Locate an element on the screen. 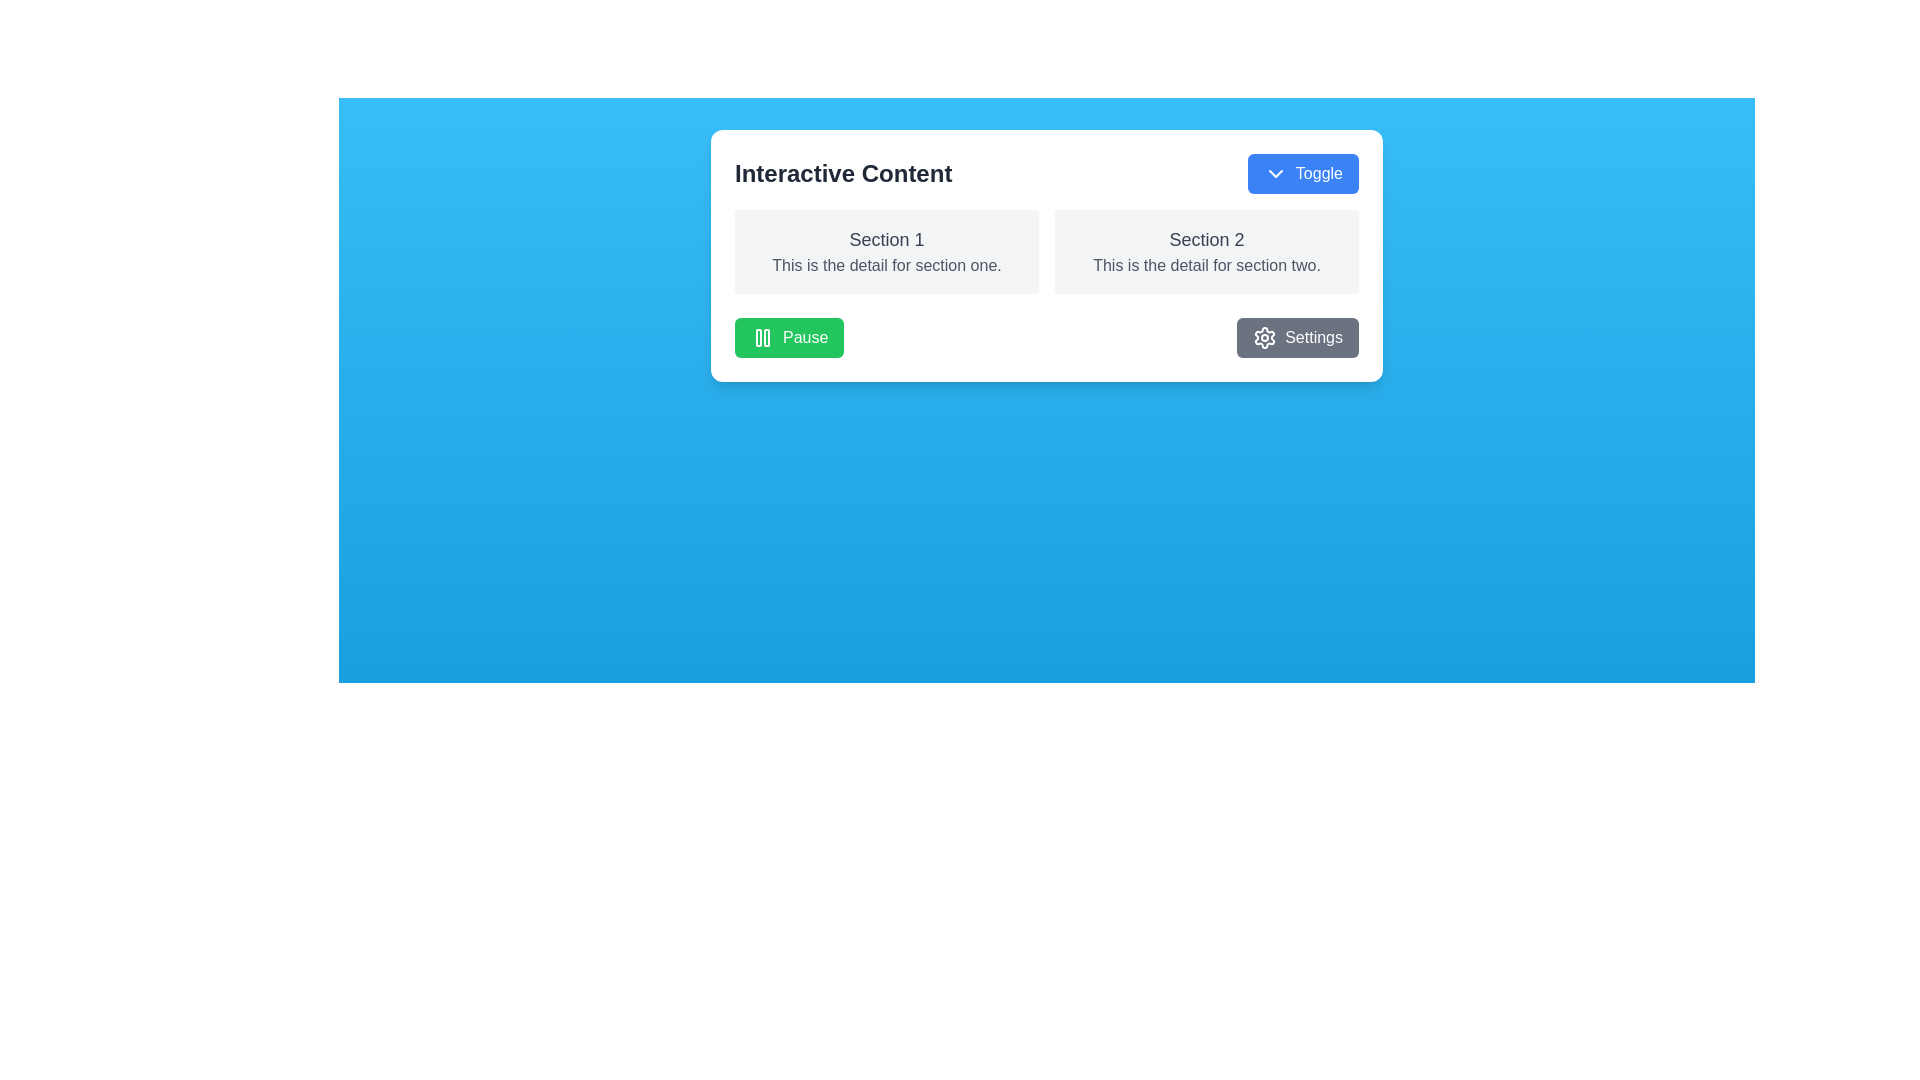 This screenshot has width=1920, height=1080. the text label displaying 'Pause' located within the green button to understand the pause function is located at coordinates (805, 337).